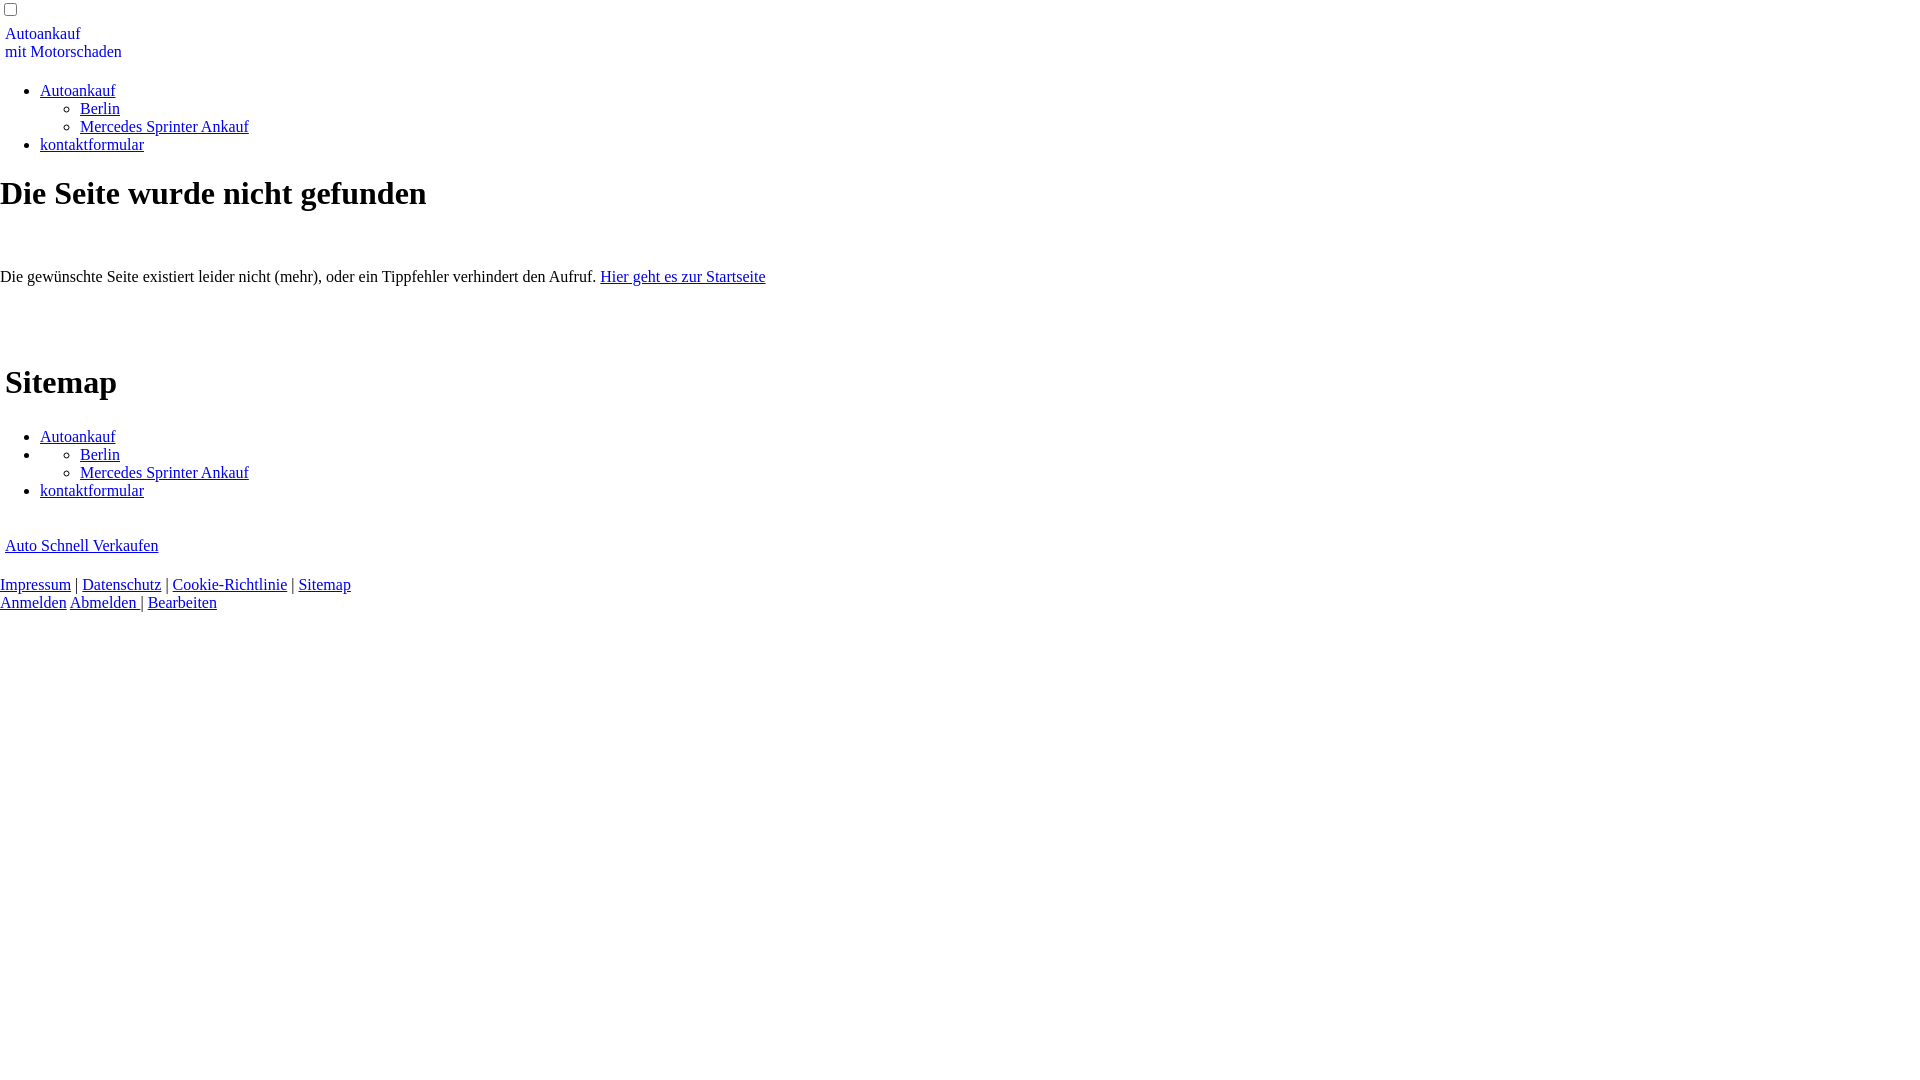 This screenshot has height=1080, width=1920. I want to click on 'Autoankauf, so click(4, 42).